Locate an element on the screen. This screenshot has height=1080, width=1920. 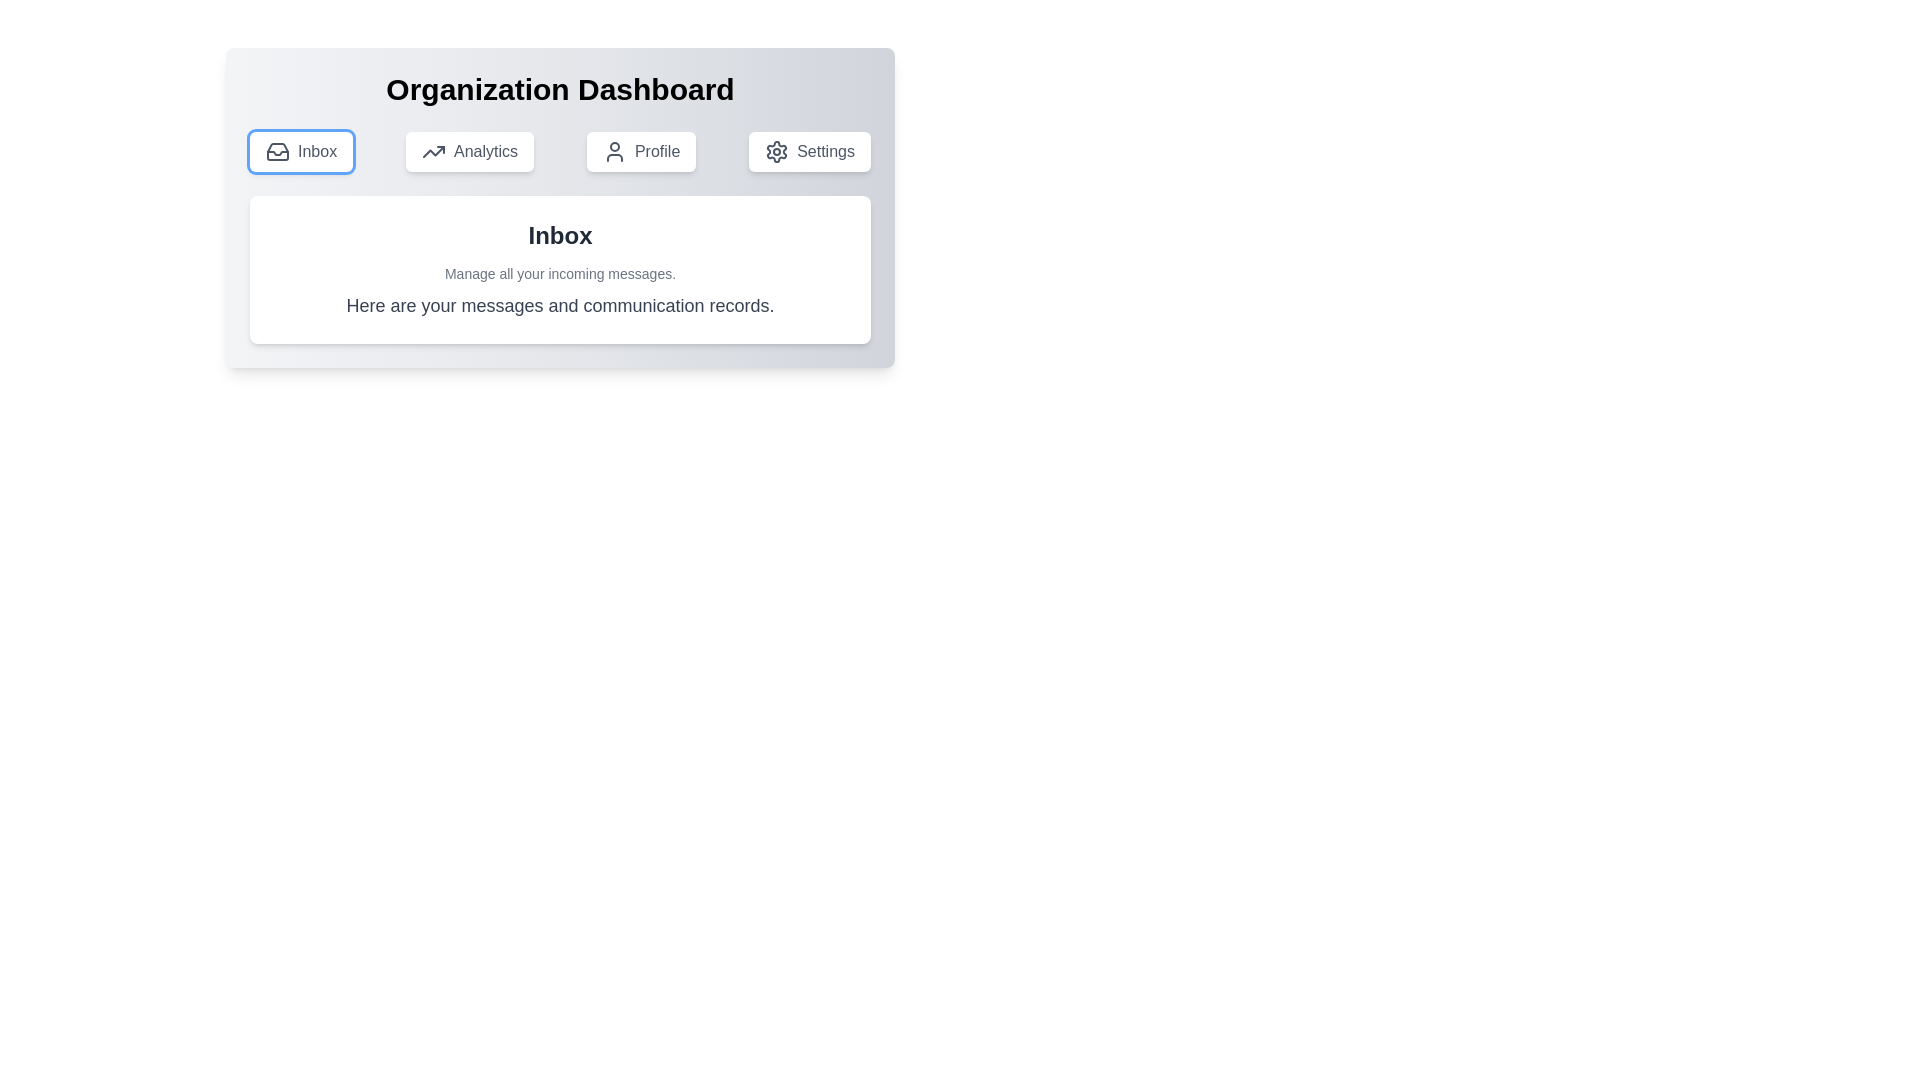
the gear-shaped settings icon located is located at coordinates (776, 150).